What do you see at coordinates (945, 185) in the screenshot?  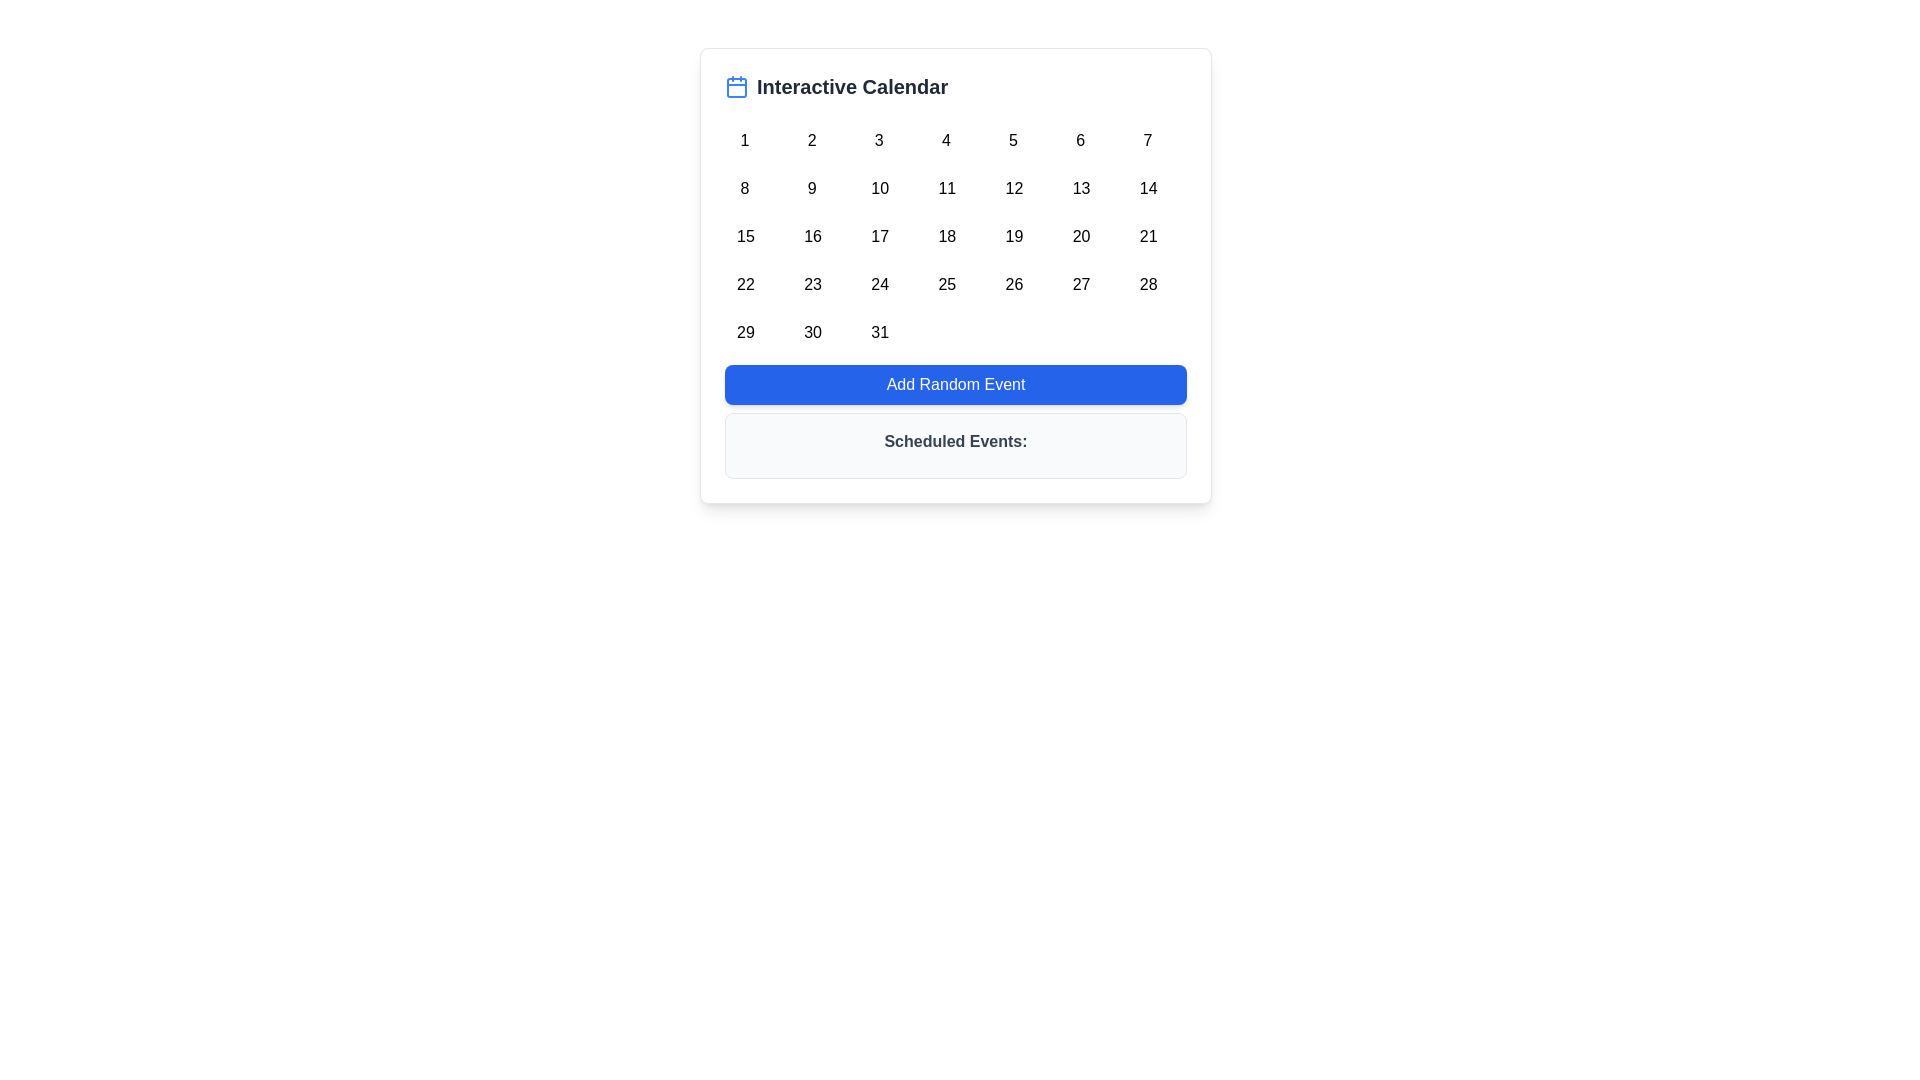 I see `the button with the numeral '11' on a white background, styled with rounded edges, located in the second row and fourth column of the calendar grid` at bounding box center [945, 185].